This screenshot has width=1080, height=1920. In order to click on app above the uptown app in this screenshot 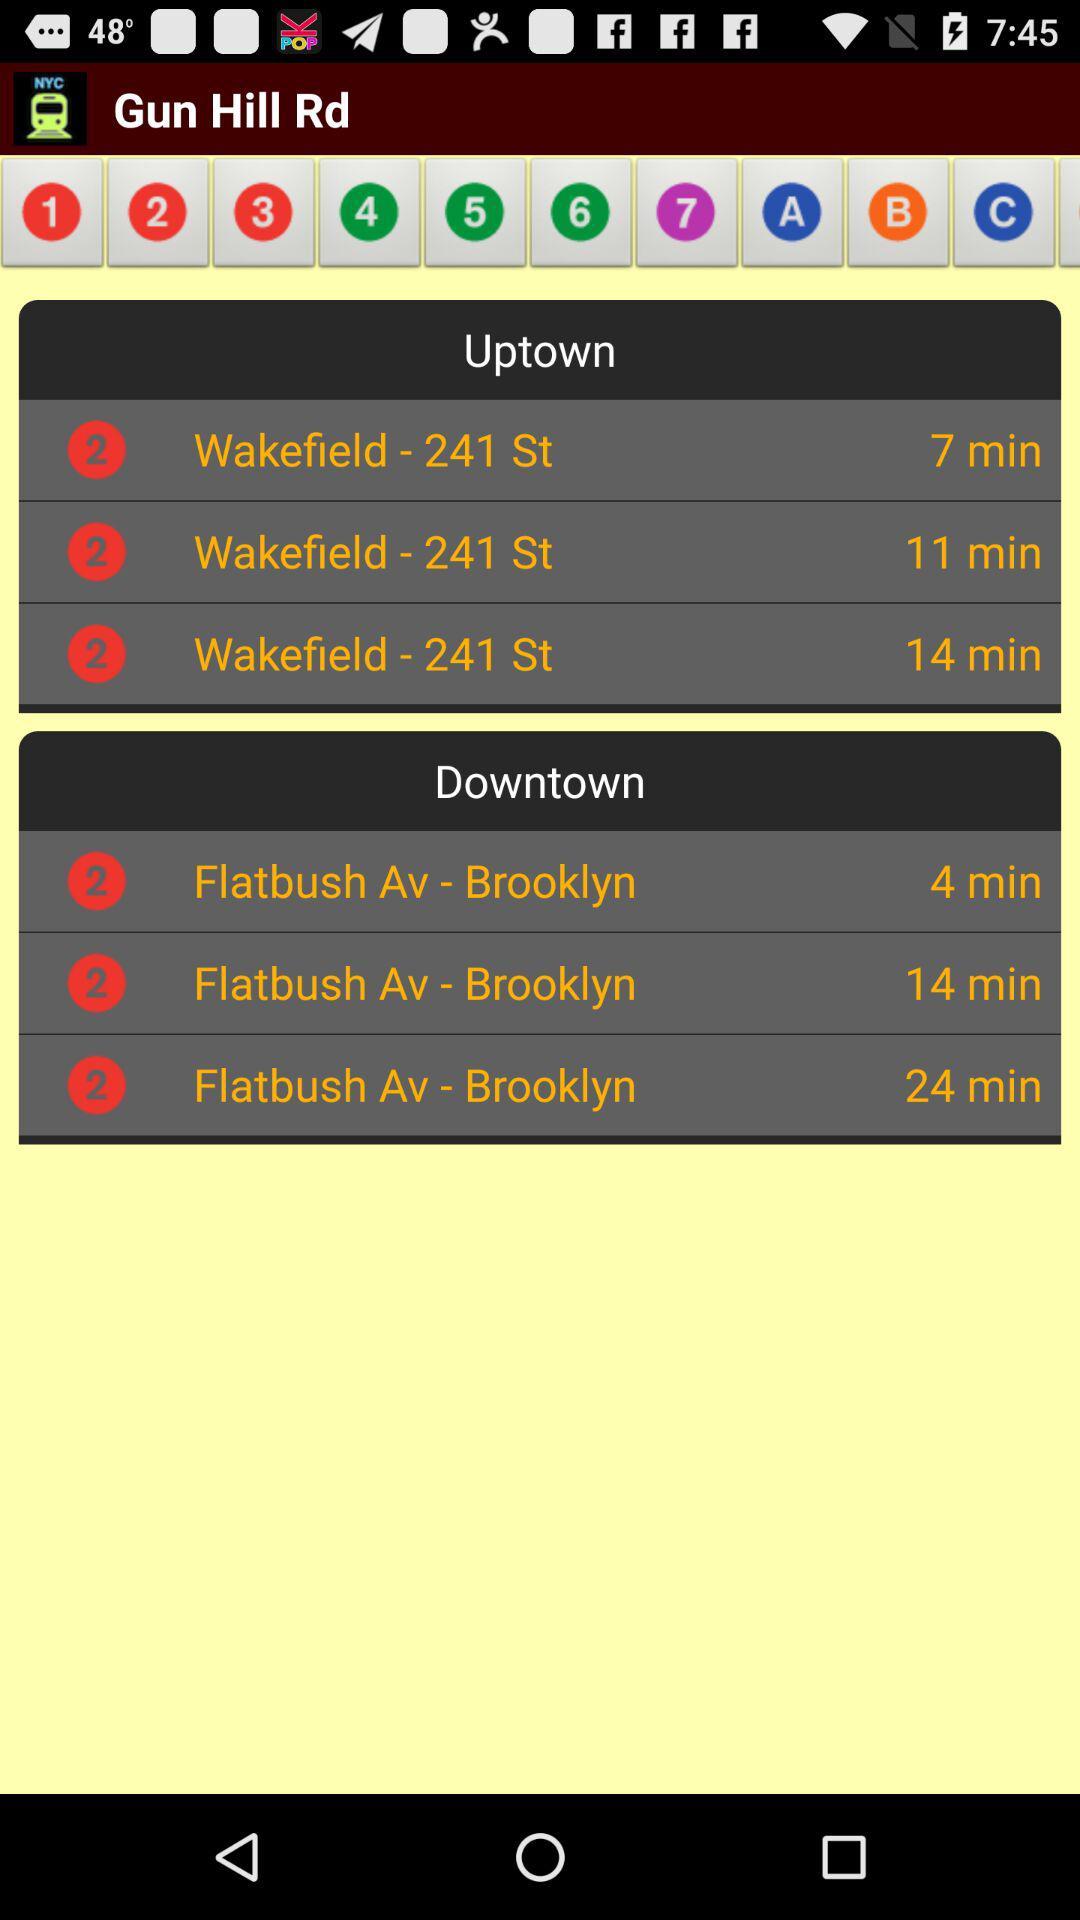, I will do `click(581, 218)`.